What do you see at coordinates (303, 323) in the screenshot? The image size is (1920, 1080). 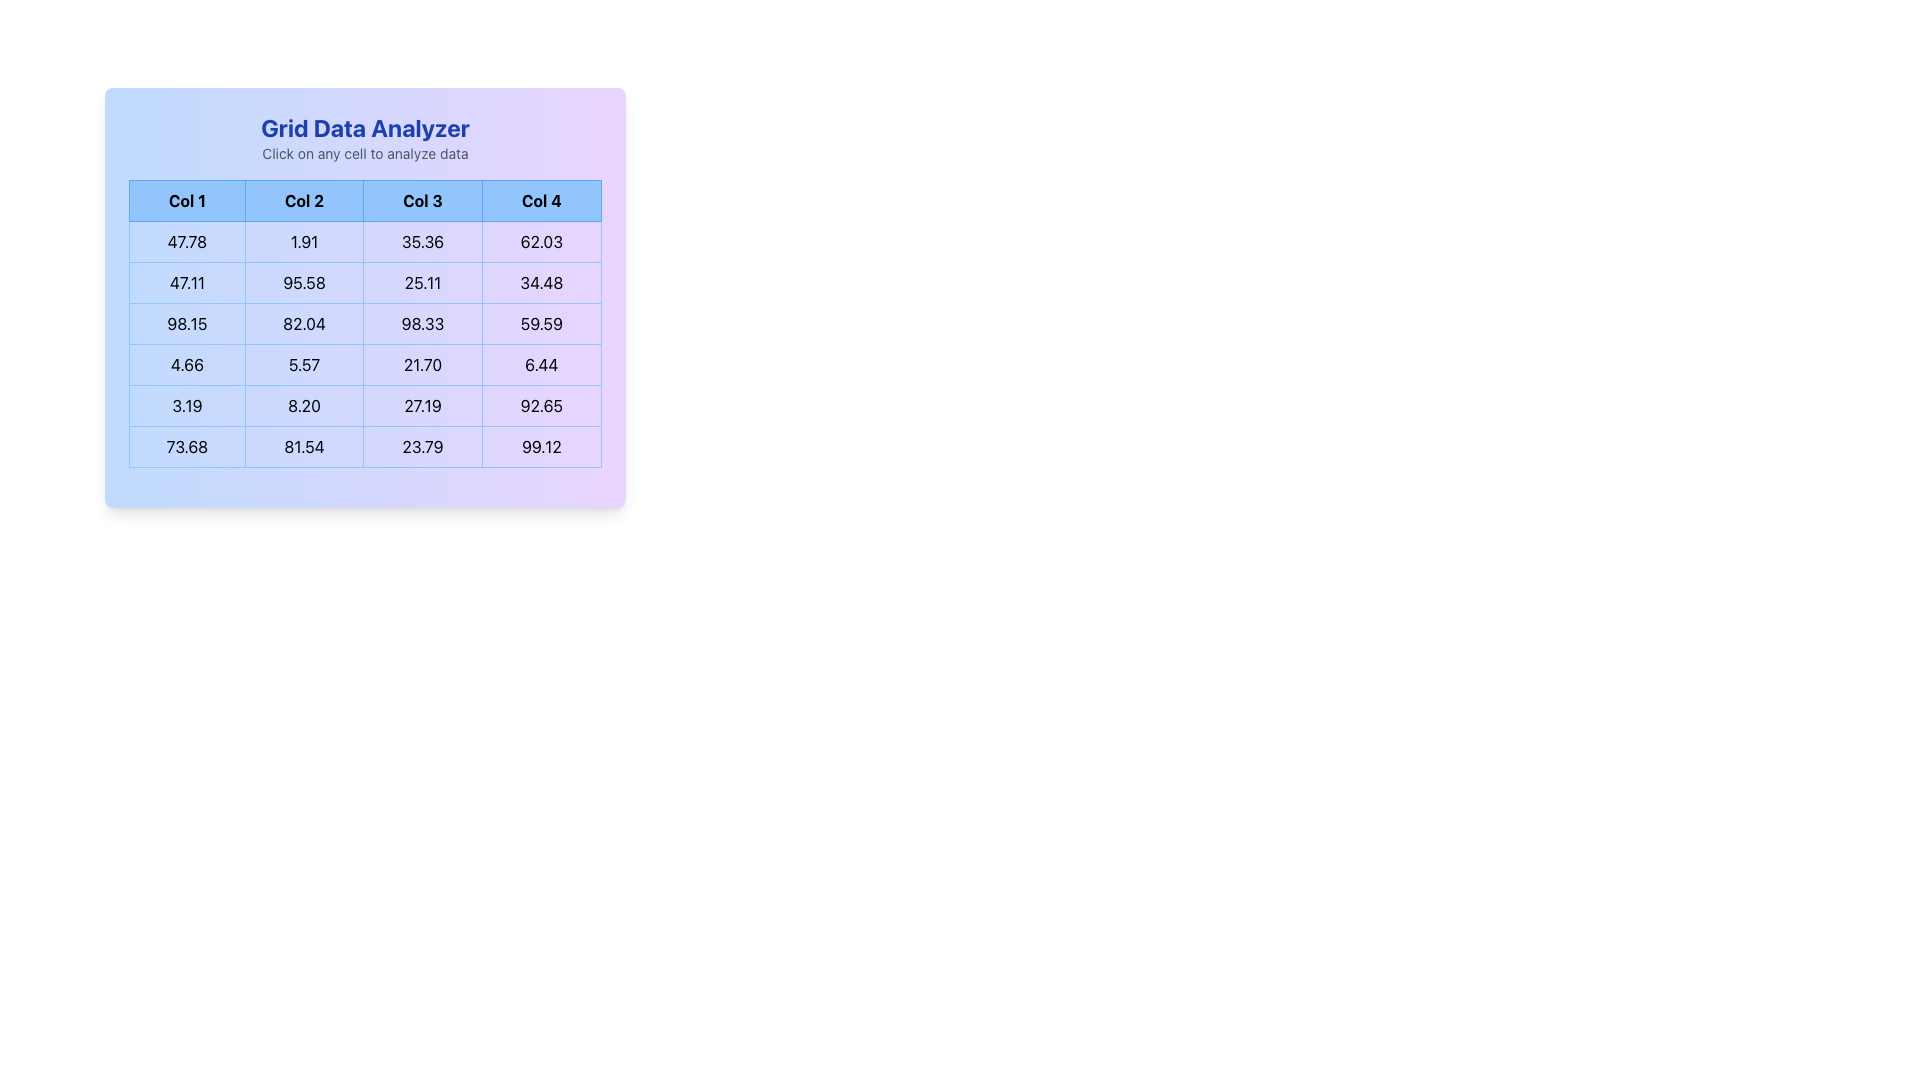 I see `the table cell displaying the numeric value '82.04', which is the second cell in the second column of the third row in the grid-like table` at bounding box center [303, 323].